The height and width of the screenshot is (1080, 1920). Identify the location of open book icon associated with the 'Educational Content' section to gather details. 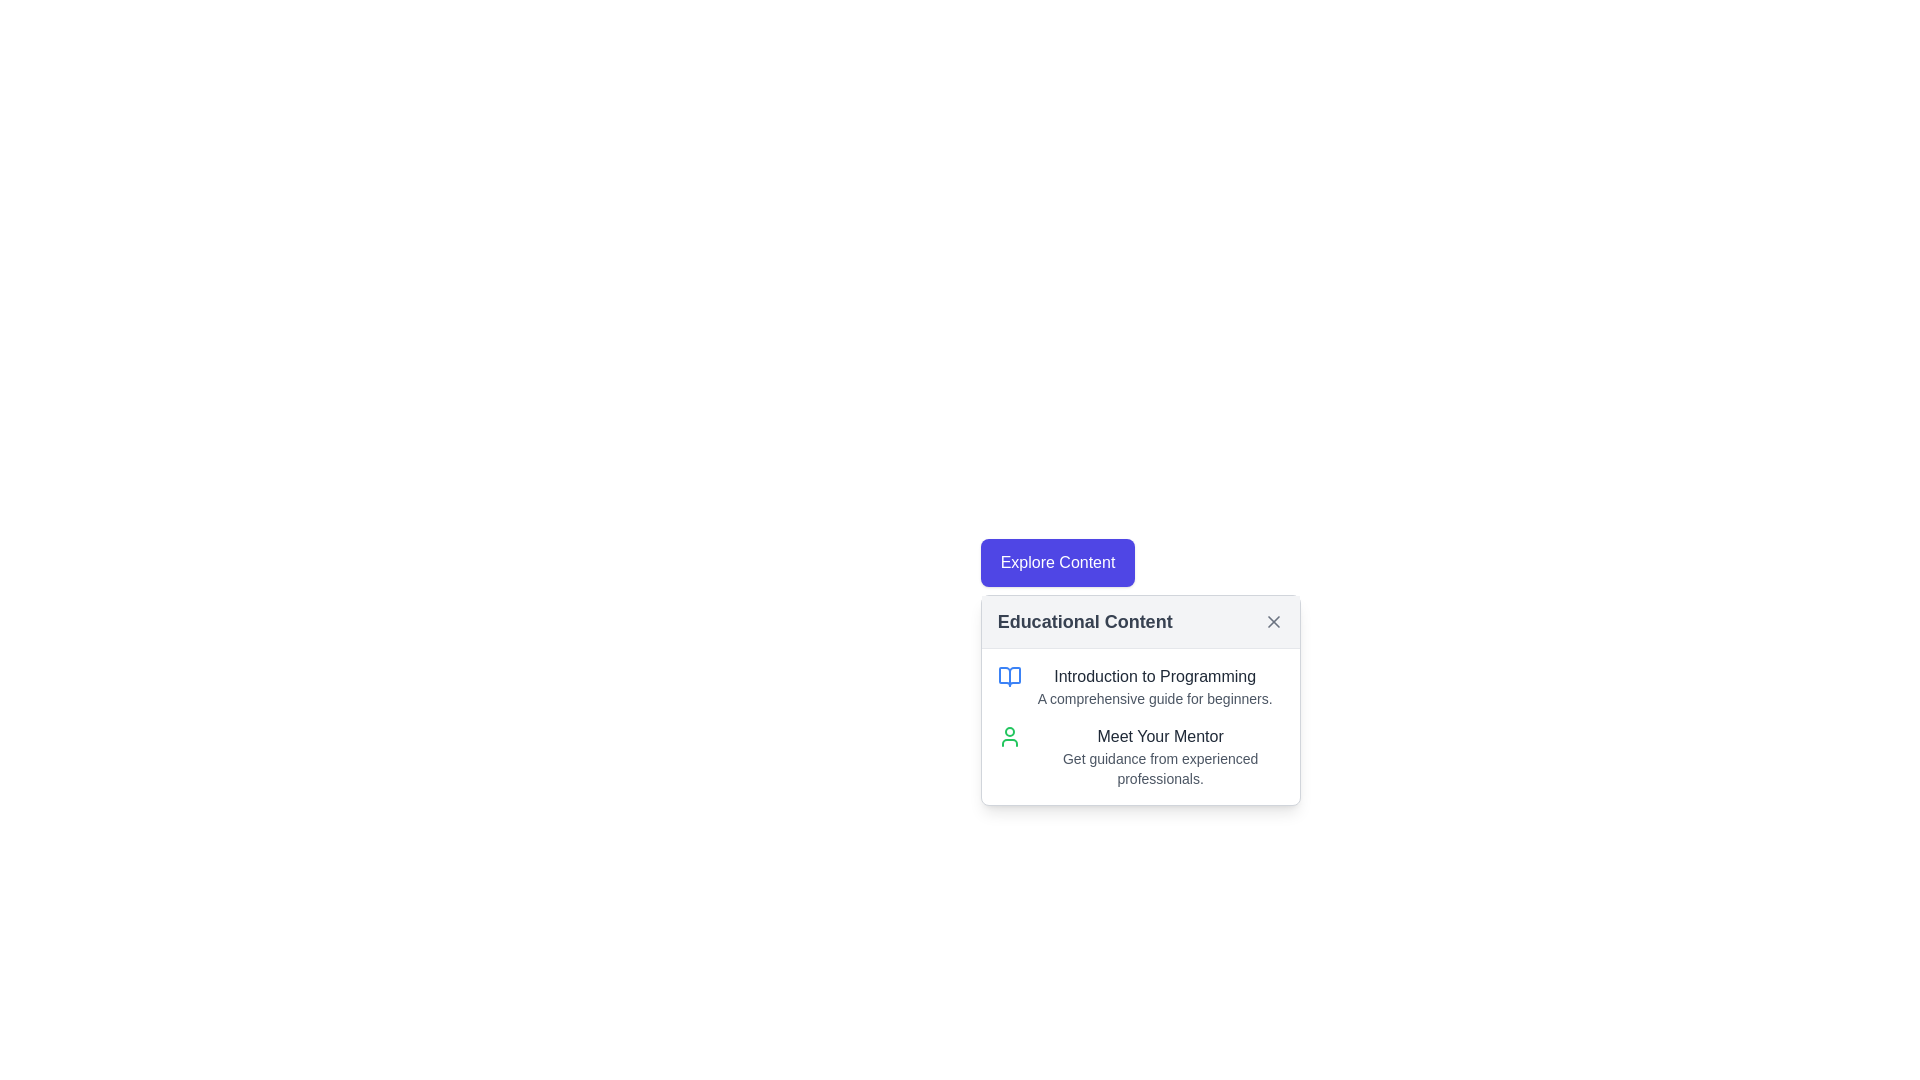
(1009, 676).